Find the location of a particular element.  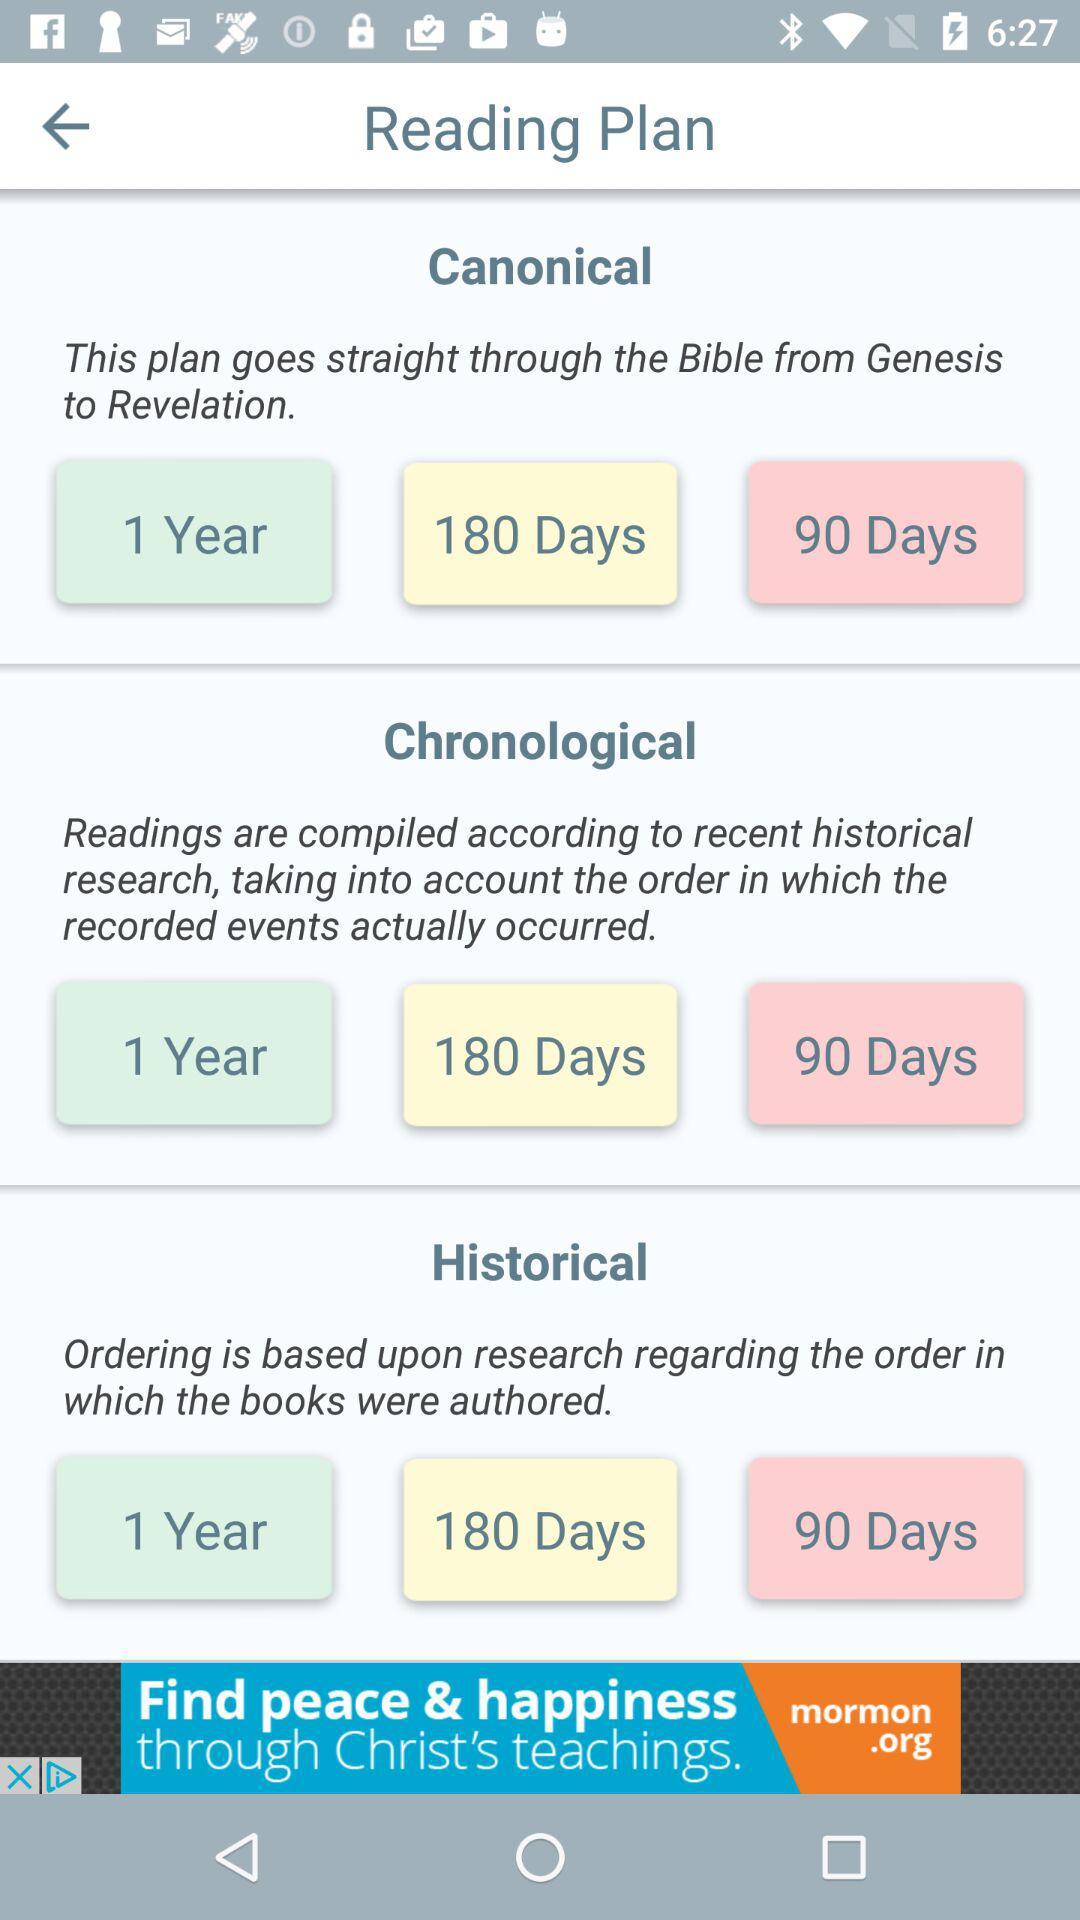

advertisement is located at coordinates (540, 1727).